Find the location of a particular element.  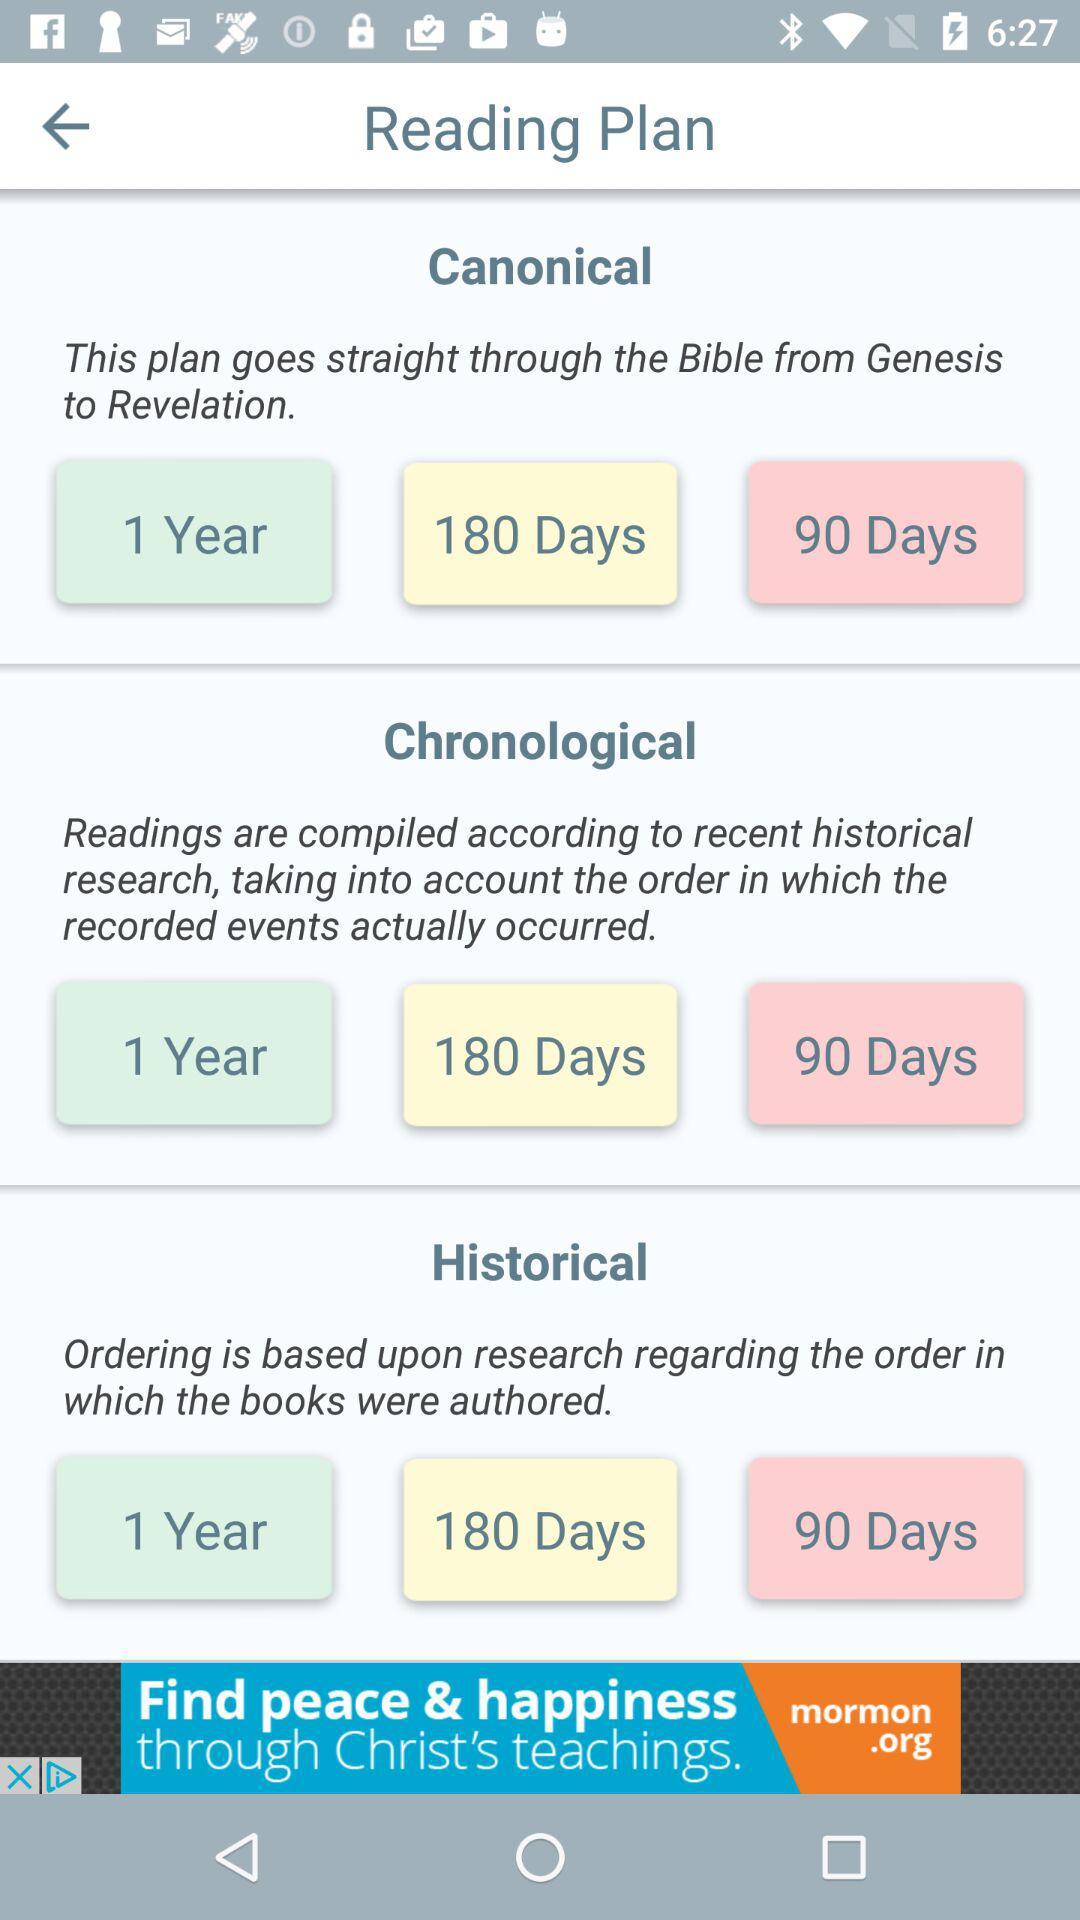

advertisement is located at coordinates (540, 1727).